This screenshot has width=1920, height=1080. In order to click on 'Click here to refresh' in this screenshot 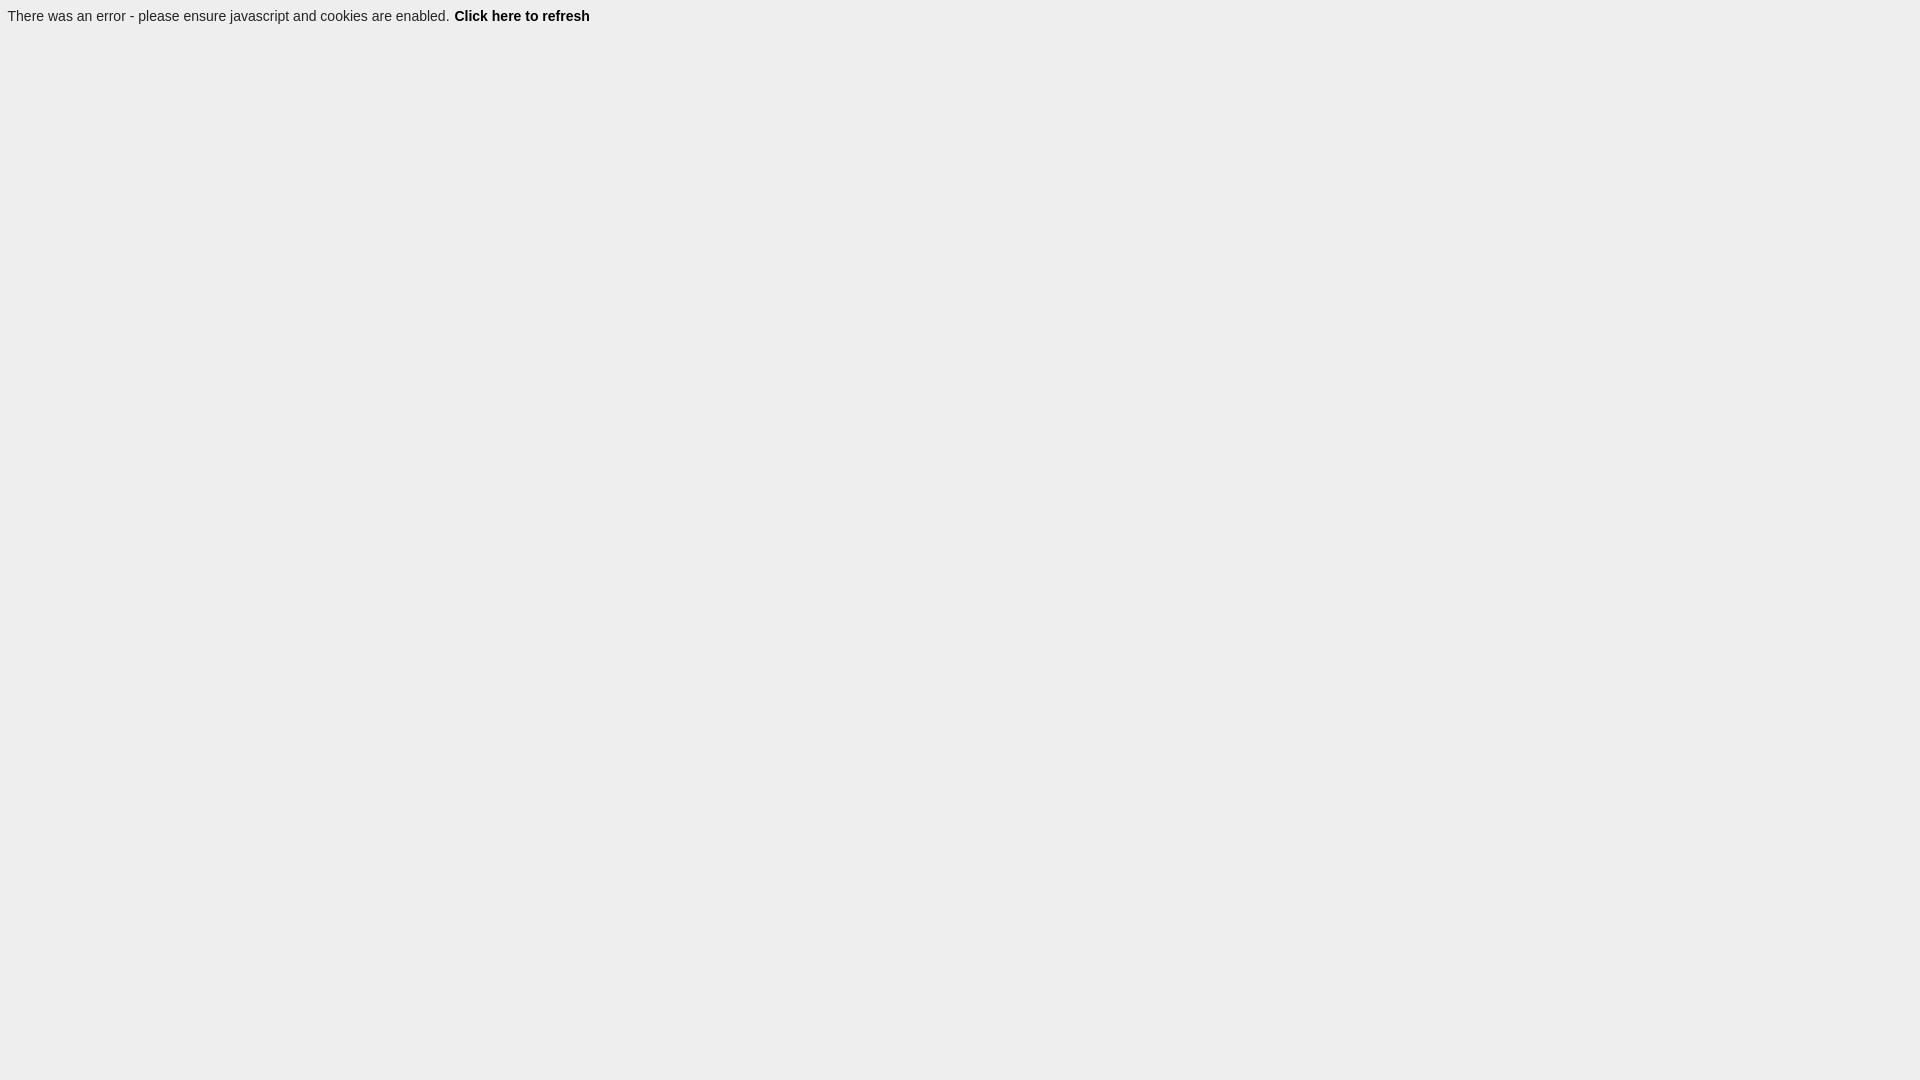, I will do `click(521, 15)`.